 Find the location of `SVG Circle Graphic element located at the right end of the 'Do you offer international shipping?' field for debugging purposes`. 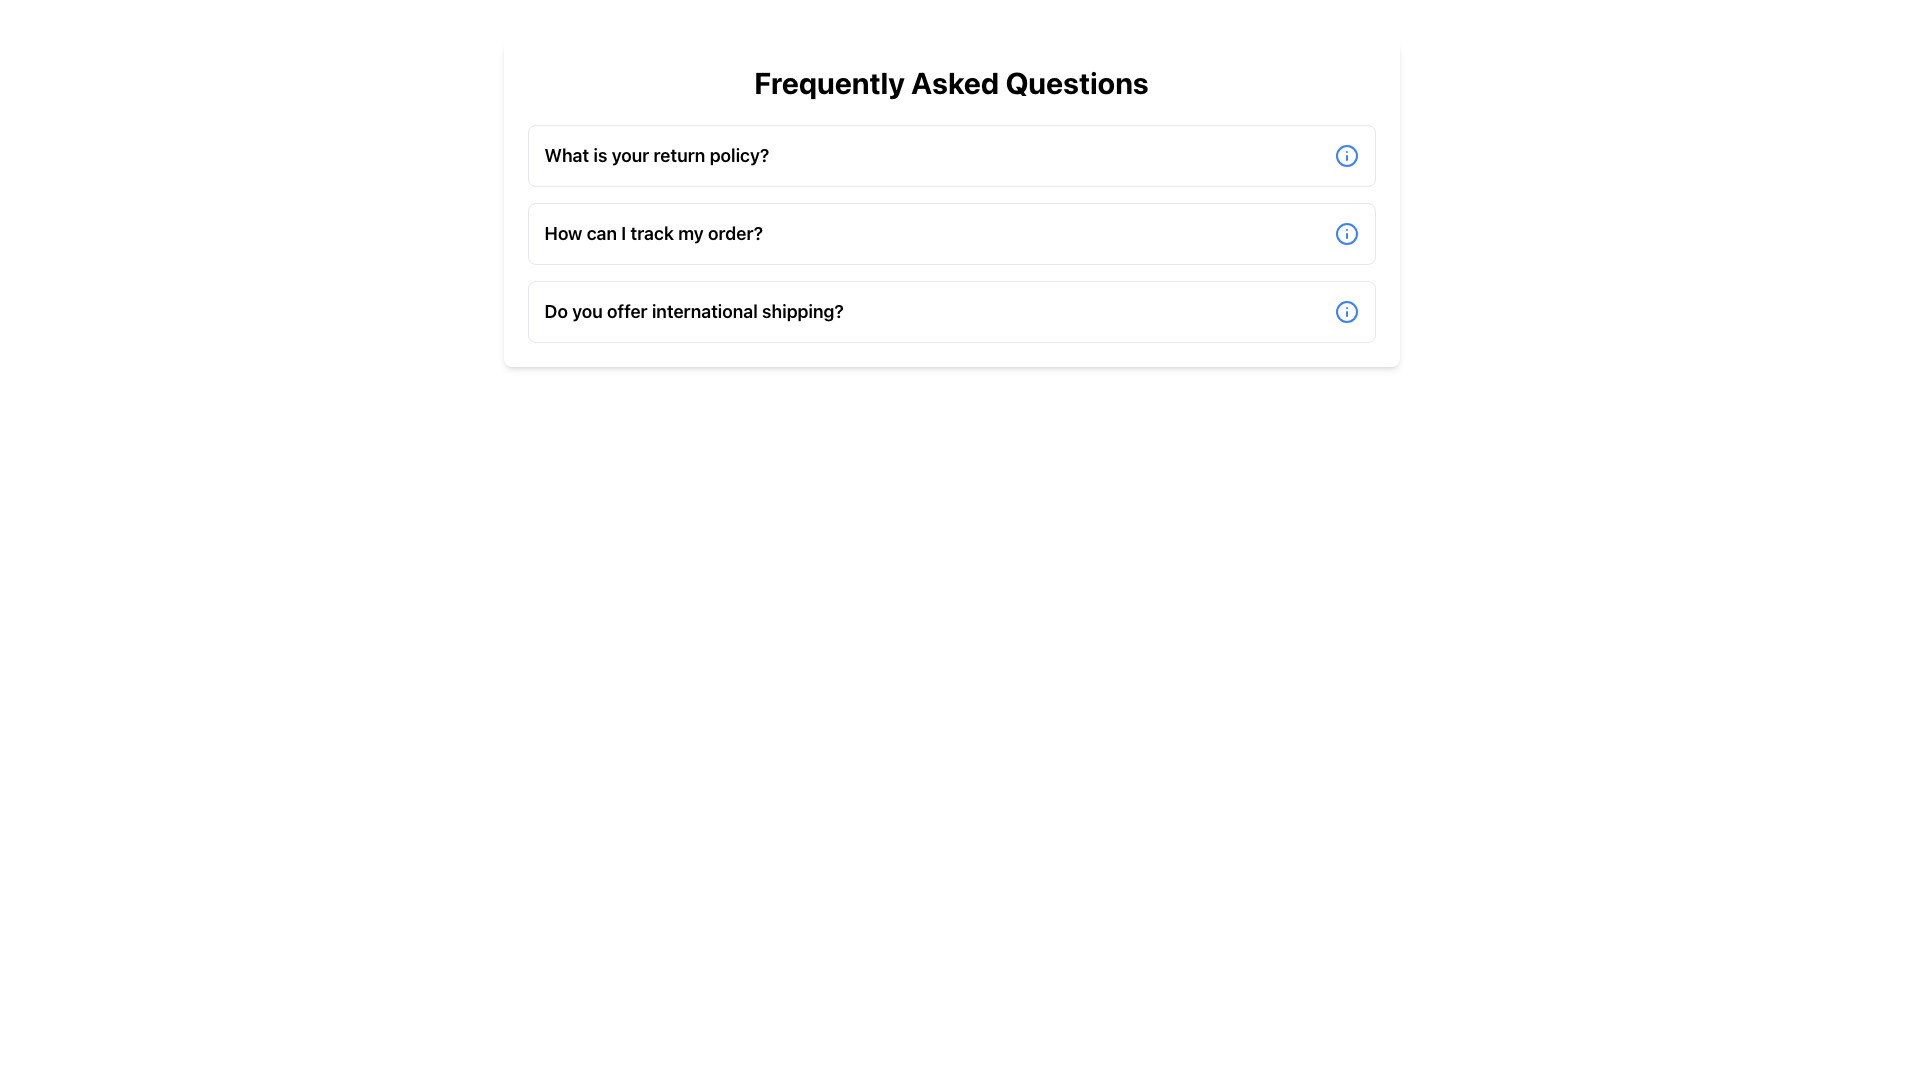

SVG Circle Graphic element located at the right end of the 'Do you offer international shipping?' field for debugging purposes is located at coordinates (1346, 312).